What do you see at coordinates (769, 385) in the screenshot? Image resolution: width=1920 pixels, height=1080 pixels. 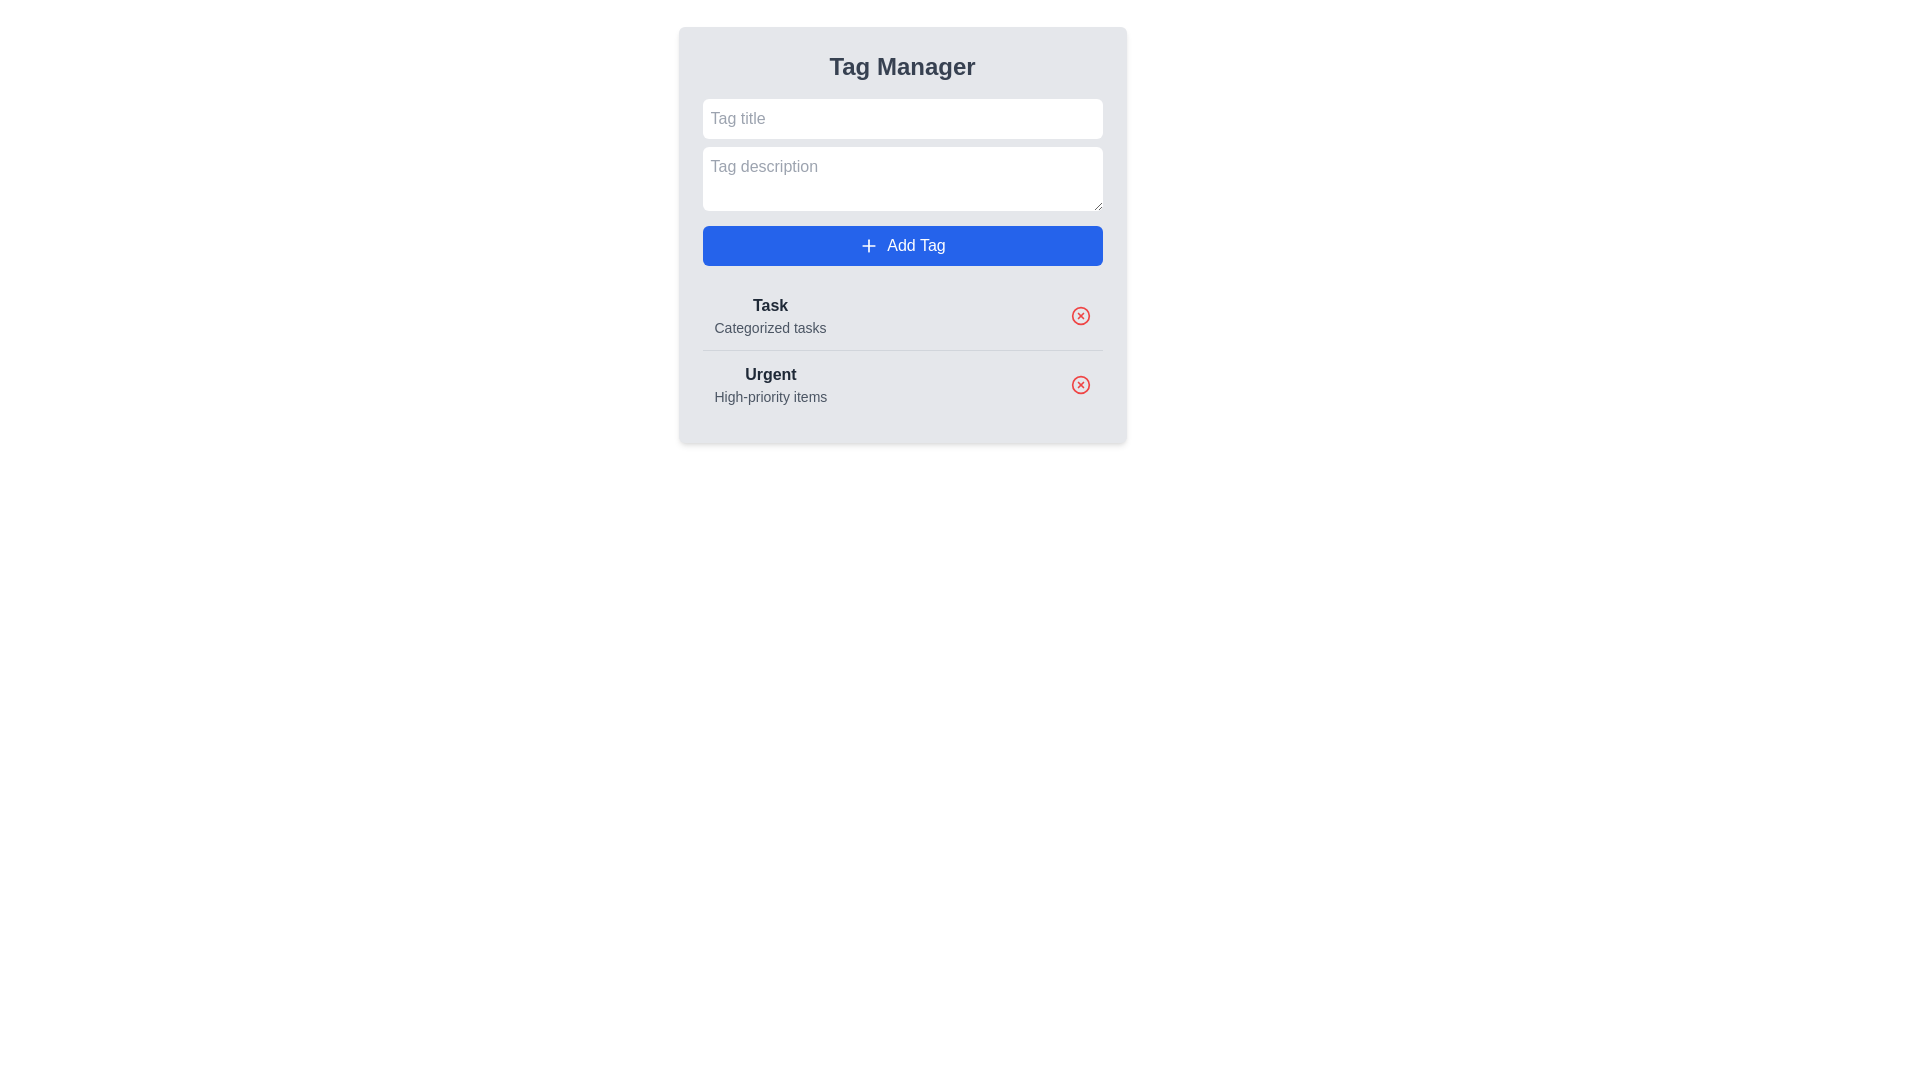 I see `the text label that describes the task category with the title 'Urgent' and description 'High-priority items', located in the lower middle portion of the interface between 'Task: Categorized tasks' and a red icon button` at bounding box center [769, 385].